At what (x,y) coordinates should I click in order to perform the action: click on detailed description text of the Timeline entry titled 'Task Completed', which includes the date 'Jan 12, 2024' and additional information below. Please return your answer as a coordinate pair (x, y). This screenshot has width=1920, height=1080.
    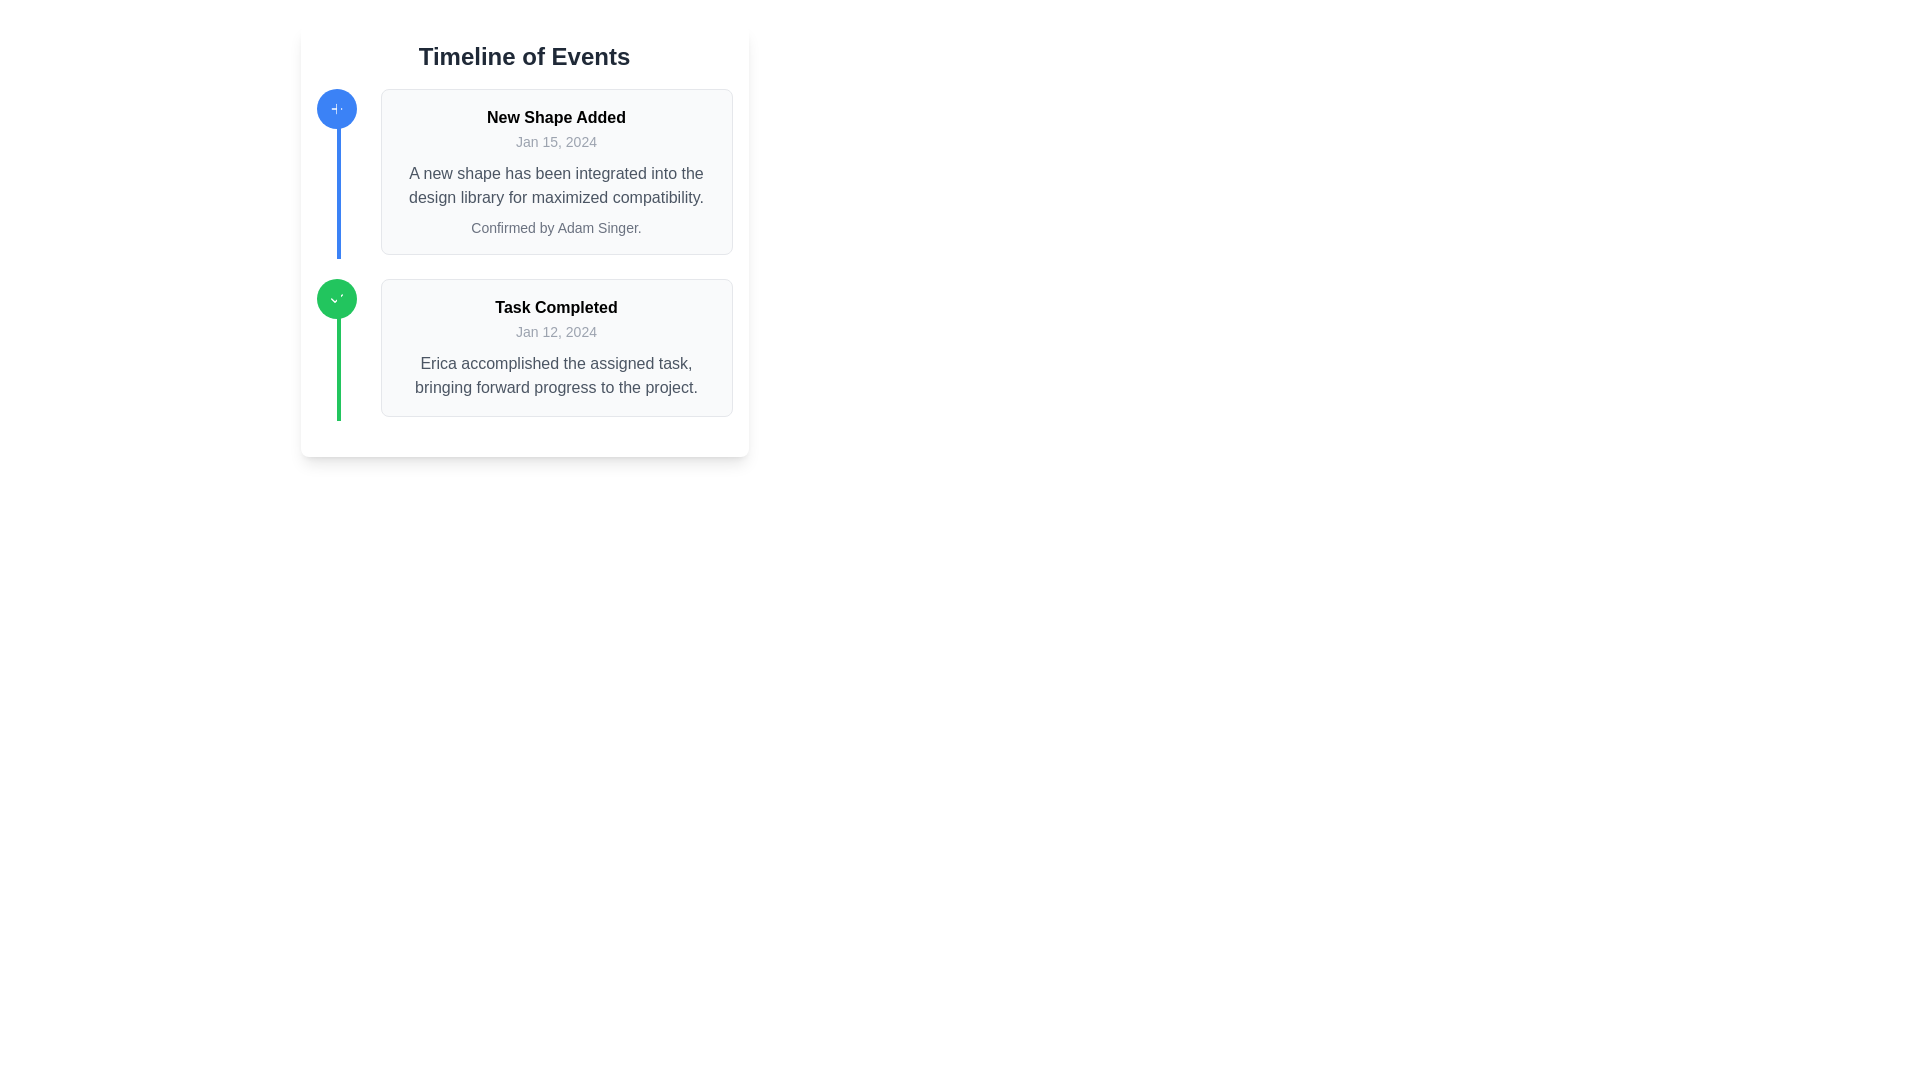
    Looking at the image, I should click on (524, 346).